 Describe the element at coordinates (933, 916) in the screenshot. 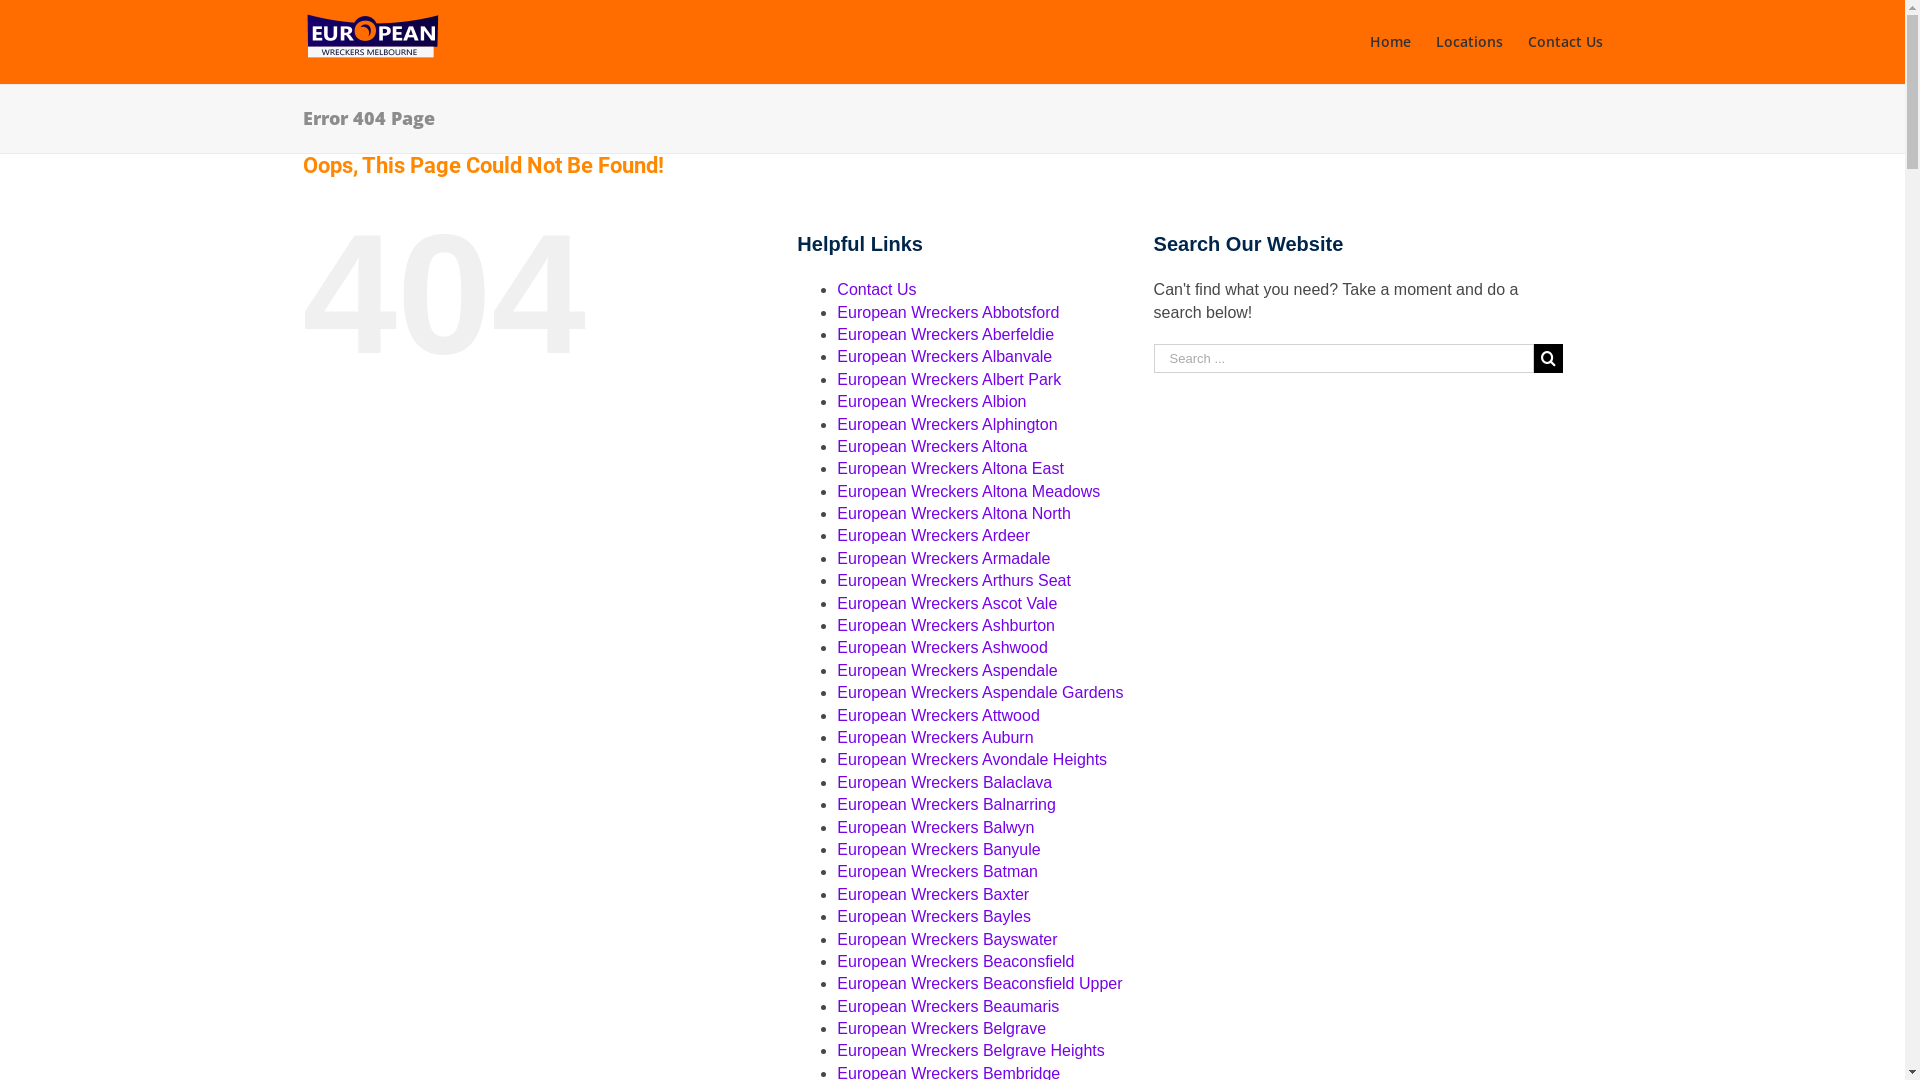

I see `'European Wreckers Bayles'` at that location.